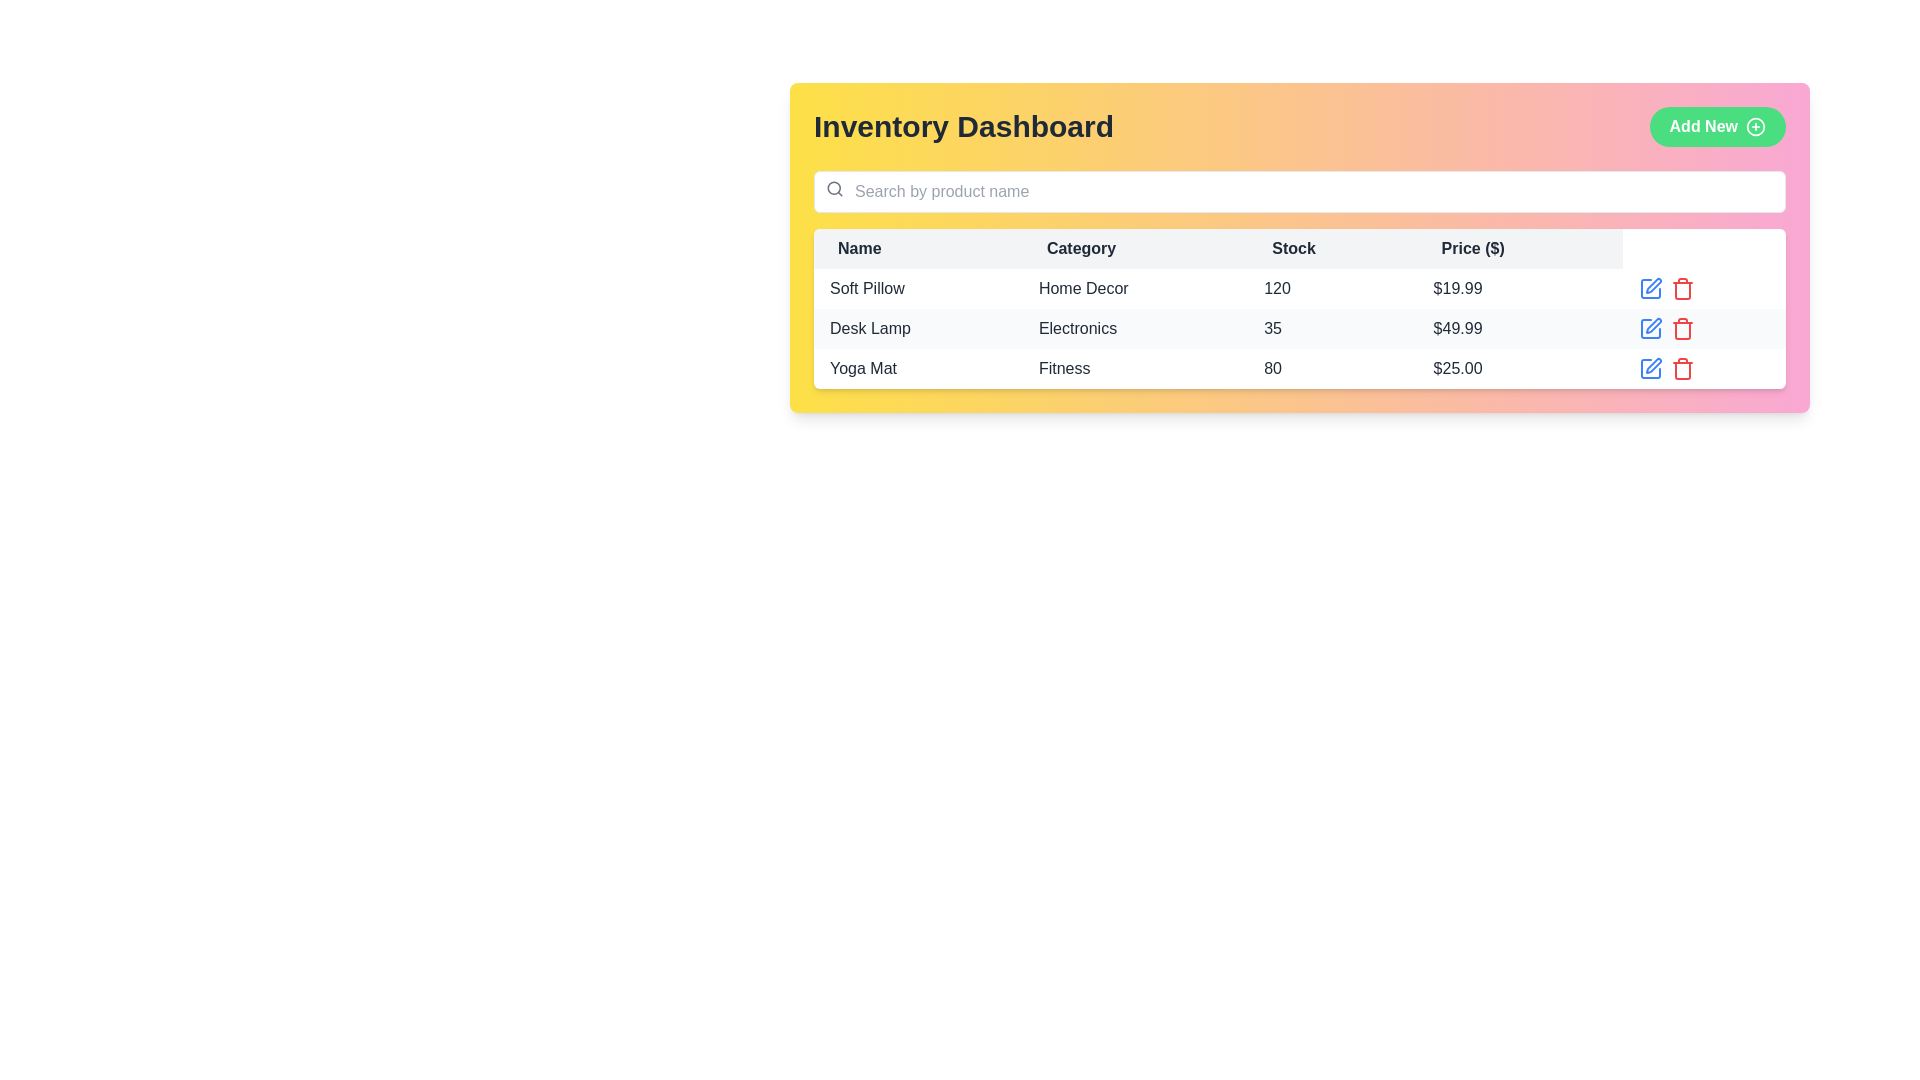 The width and height of the screenshot is (1920, 1080). What do you see at coordinates (1755, 127) in the screenshot?
I see `the 'Add New' icon located to the right of the text` at bounding box center [1755, 127].